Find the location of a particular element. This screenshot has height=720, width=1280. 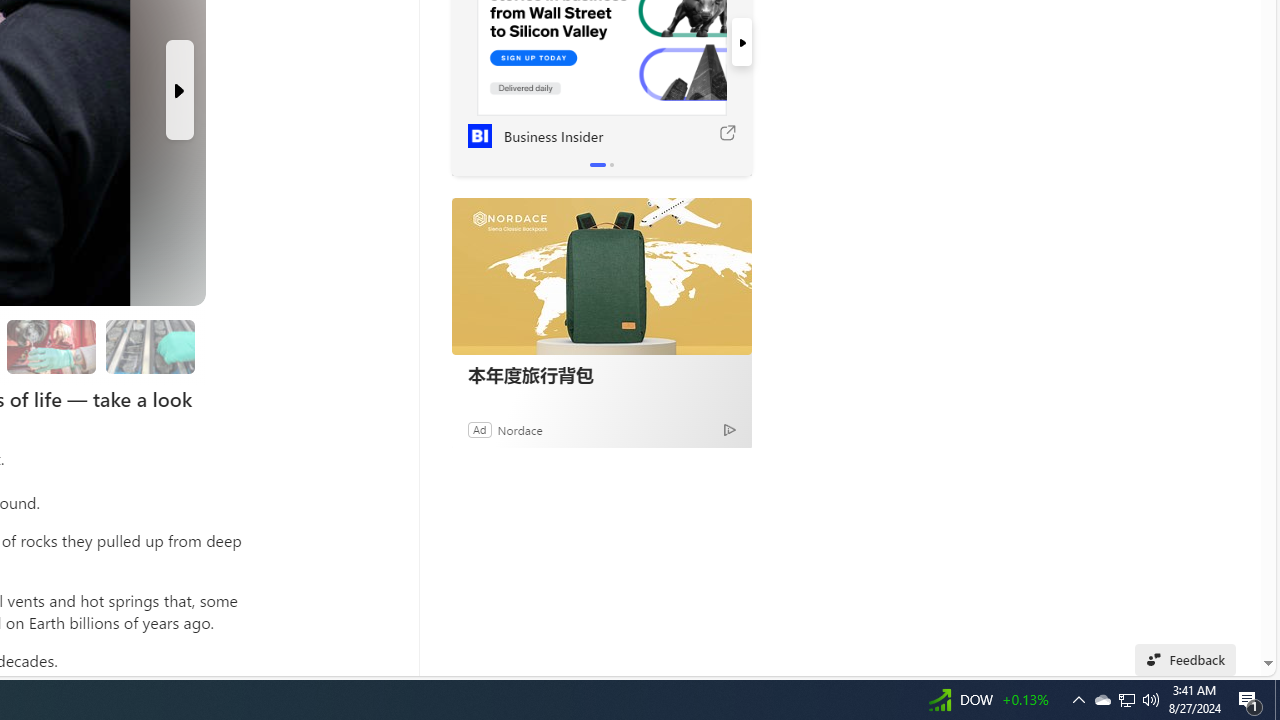

'Researchers are still studying the samples' is located at coordinates (148, 345).